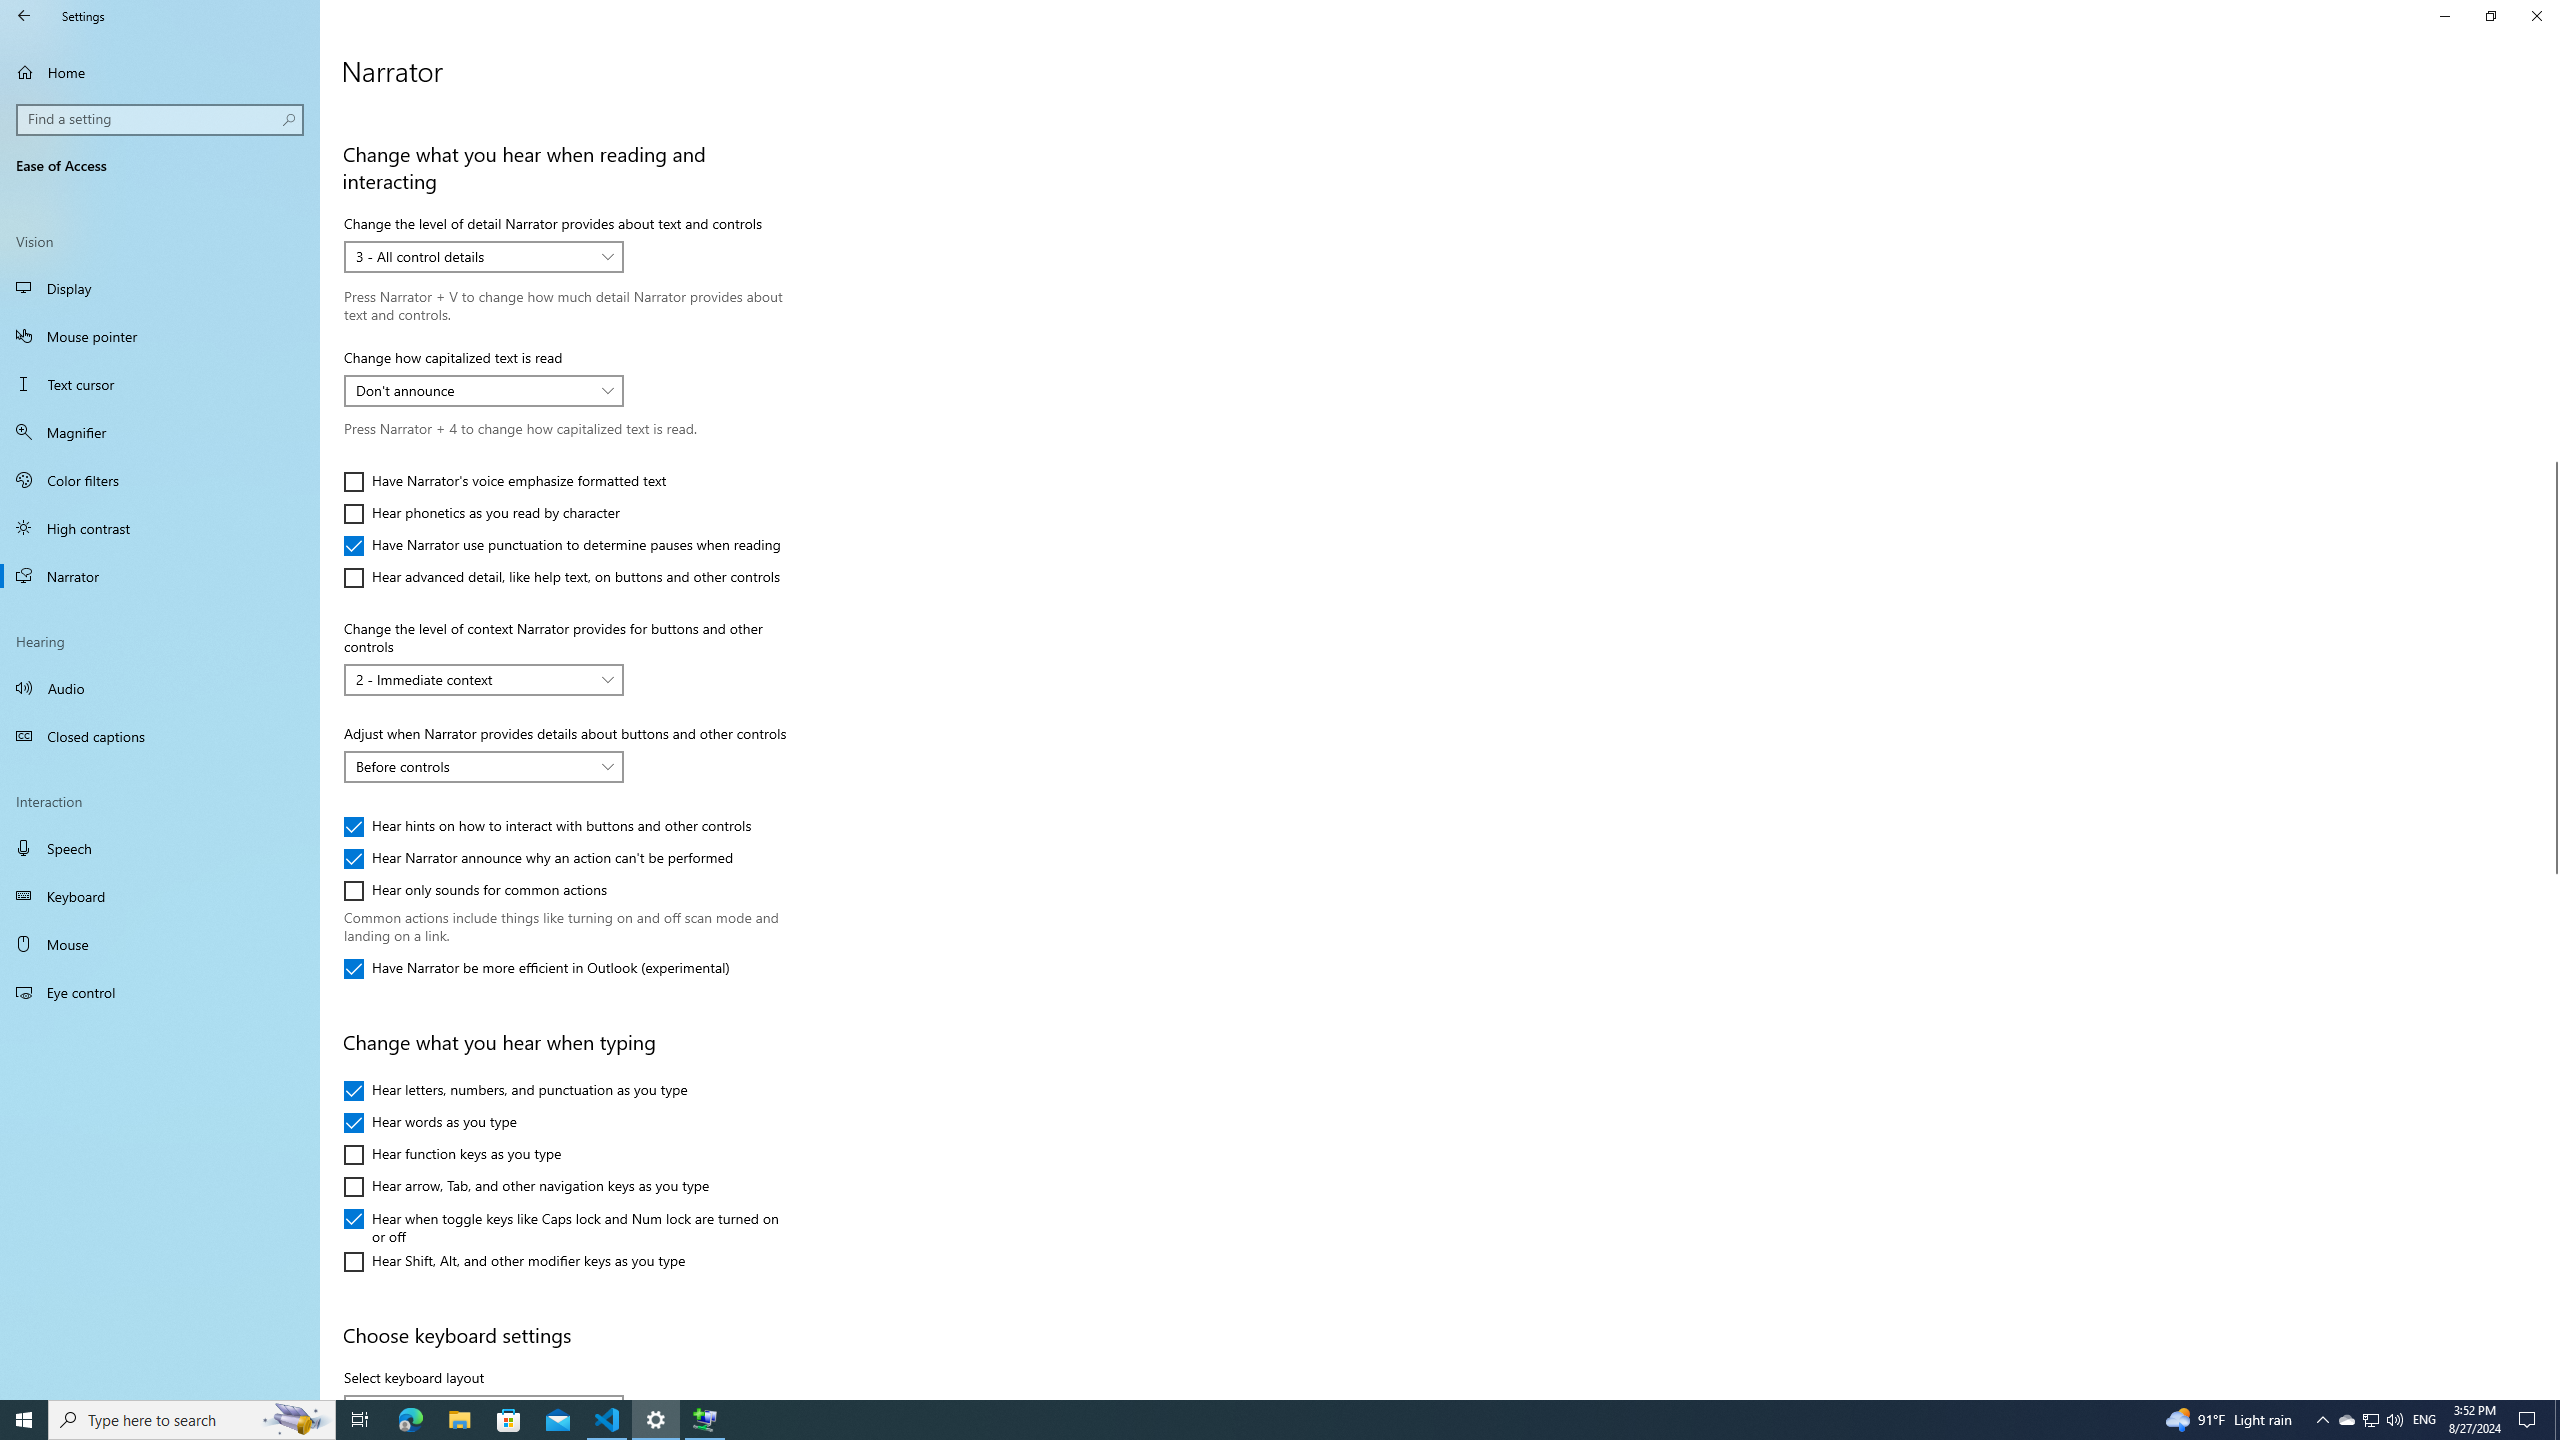  What do you see at coordinates (159, 991) in the screenshot?
I see `'Eye control'` at bounding box center [159, 991].